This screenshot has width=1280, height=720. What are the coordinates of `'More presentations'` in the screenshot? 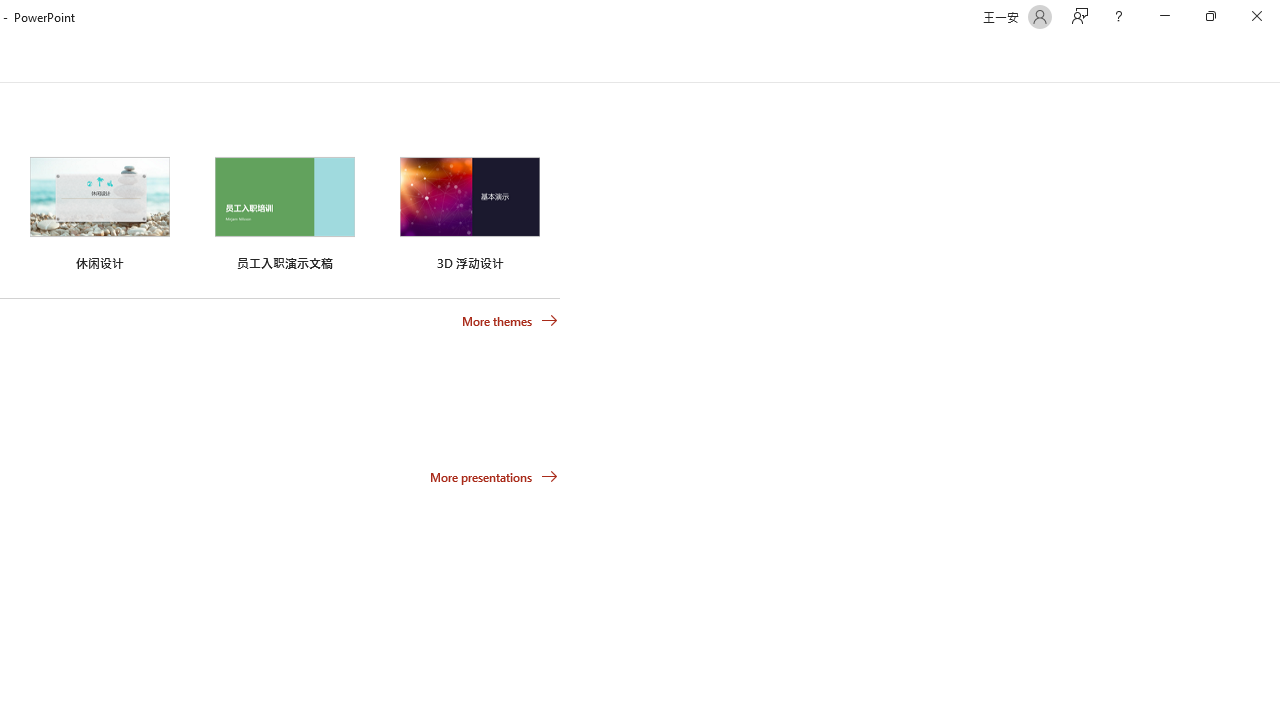 It's located at (494, 477).